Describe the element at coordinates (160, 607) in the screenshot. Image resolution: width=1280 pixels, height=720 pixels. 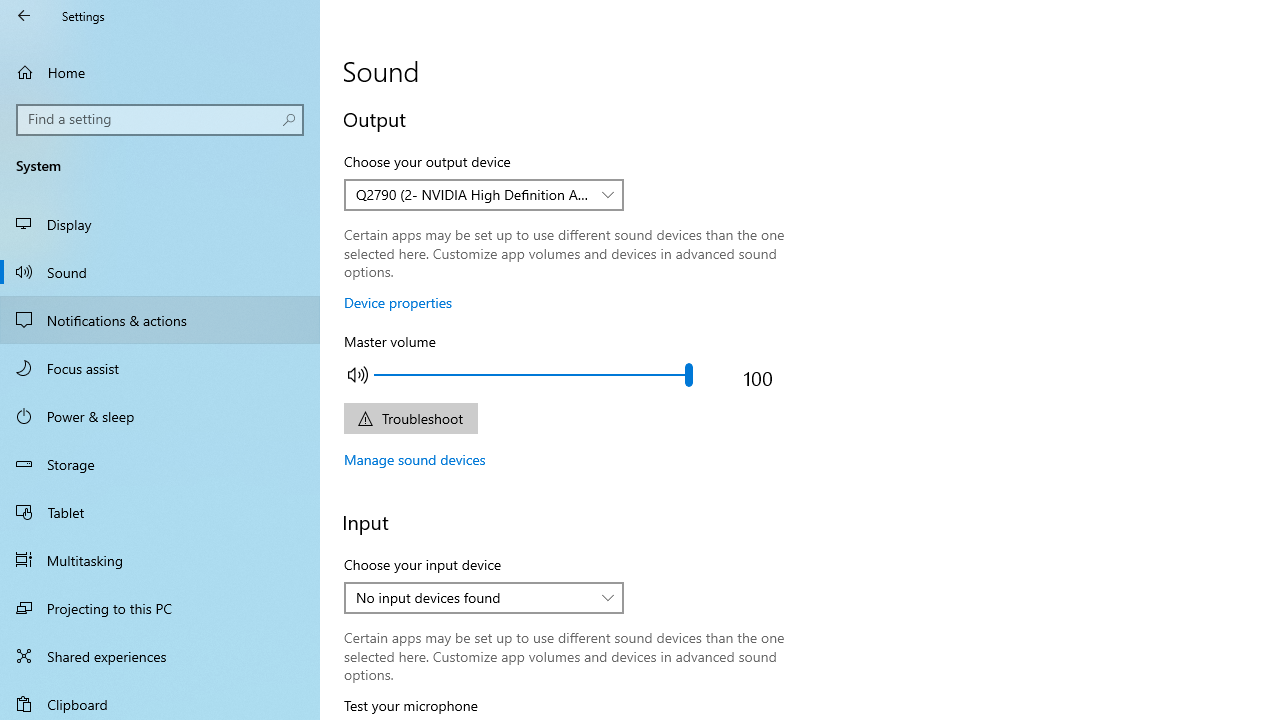
I see `'Projecting to this PC'` at that location.